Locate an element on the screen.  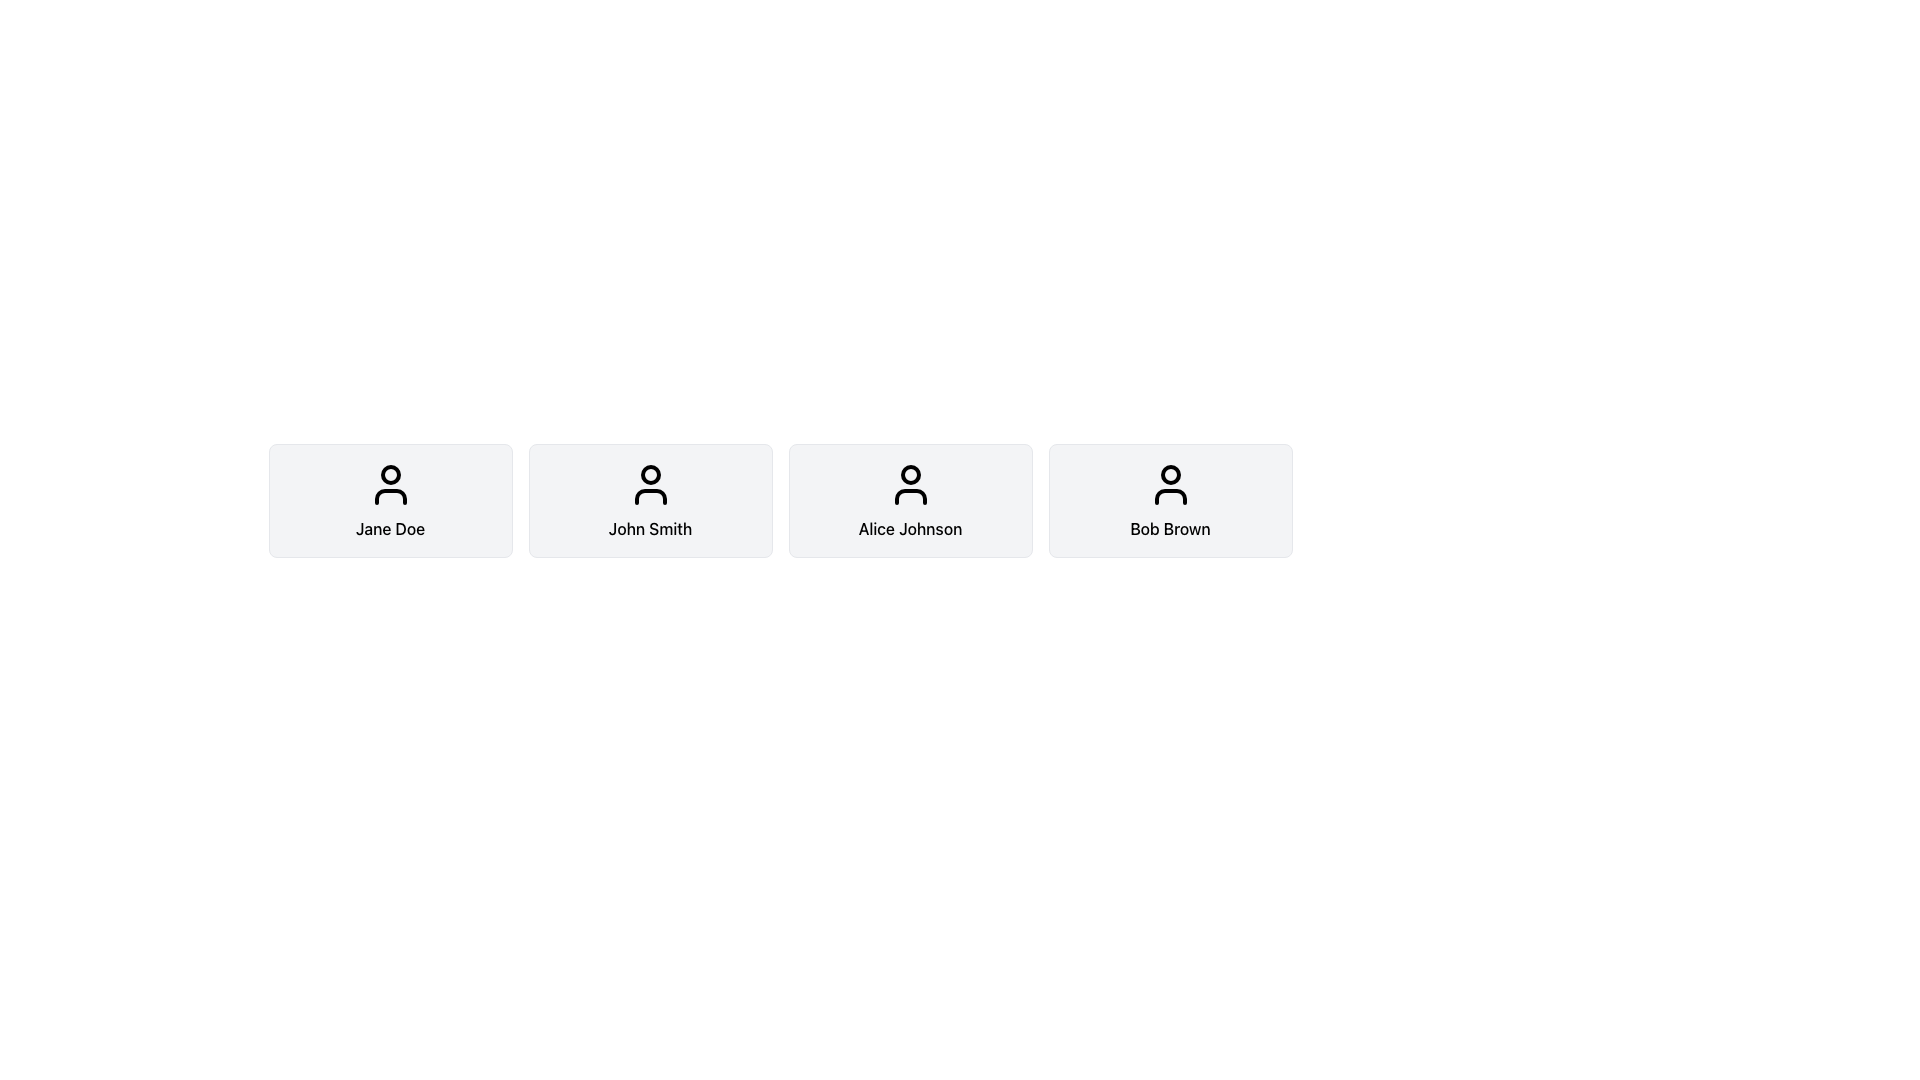
the text label that identifies a user by their name, located below the user profile icon in the user profile component is located at coordinates (650, 527).